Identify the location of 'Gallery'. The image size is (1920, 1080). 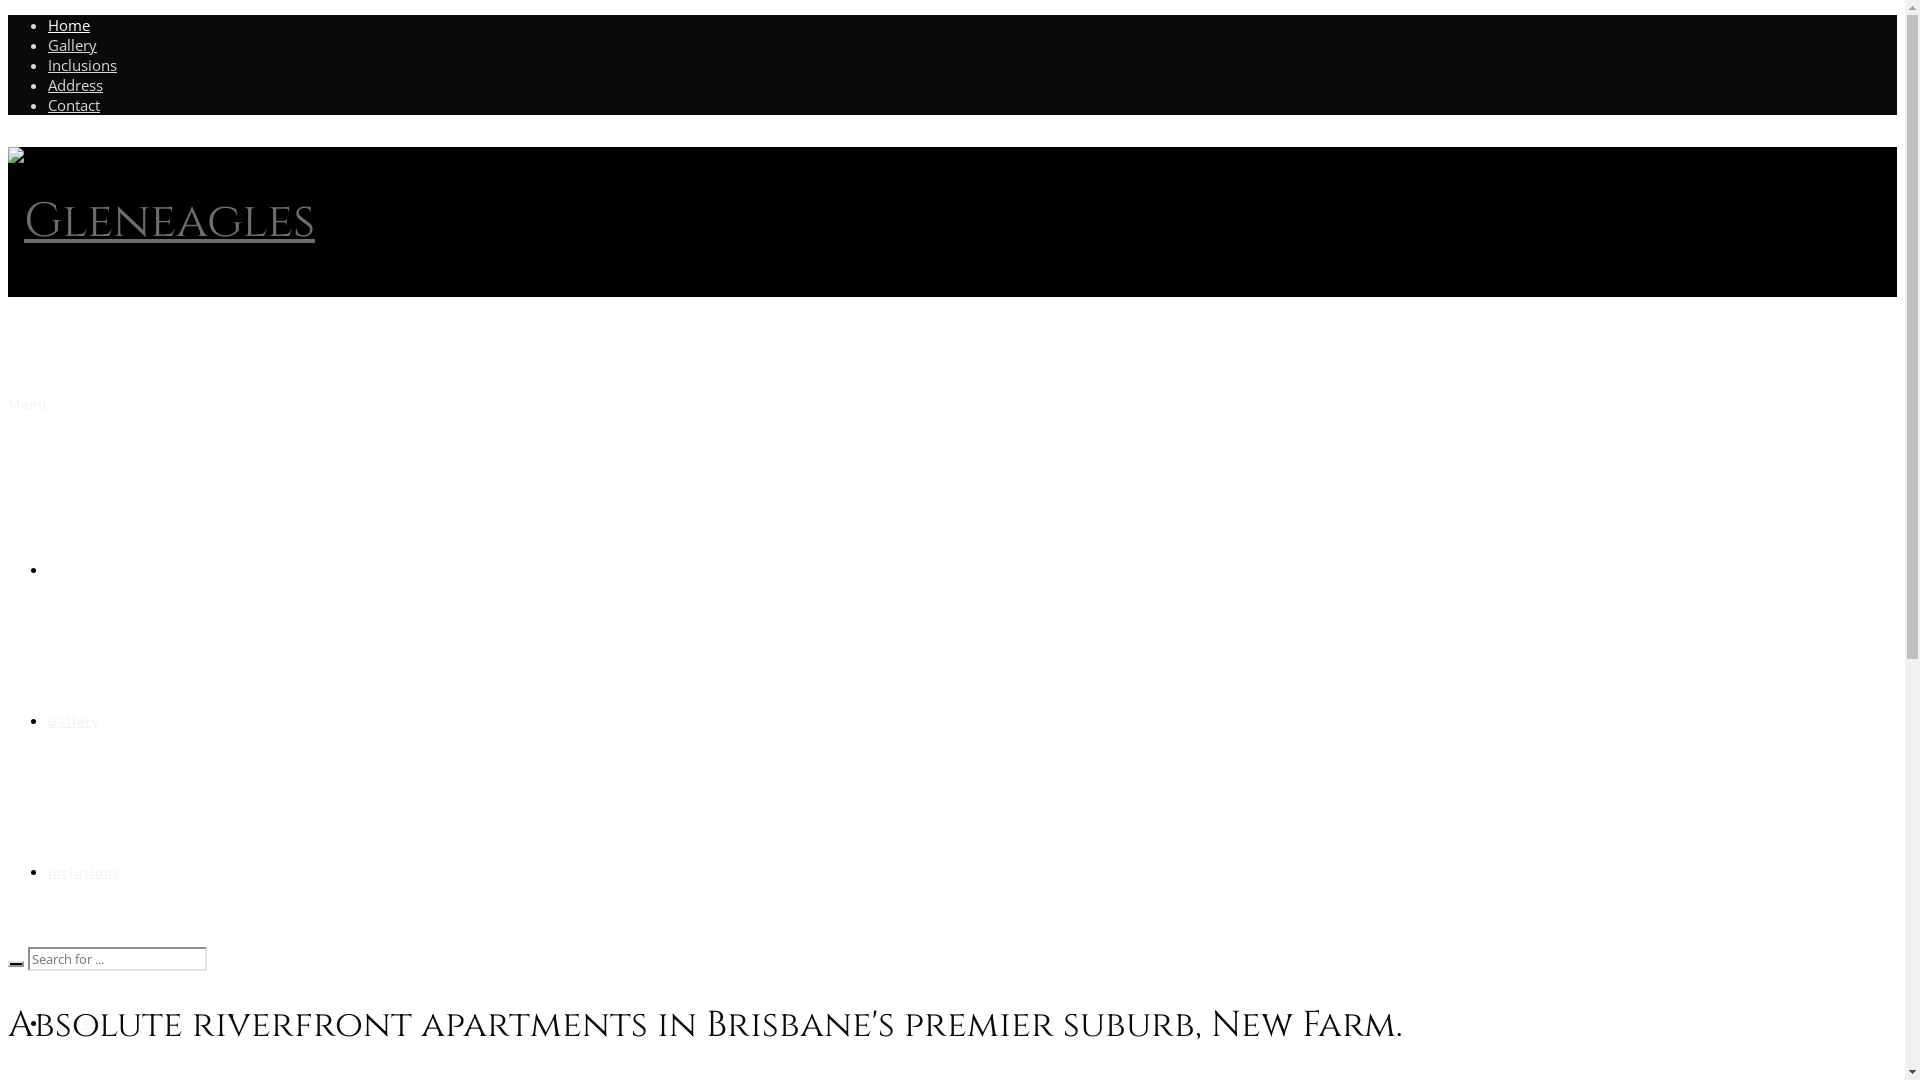
(72, 45).